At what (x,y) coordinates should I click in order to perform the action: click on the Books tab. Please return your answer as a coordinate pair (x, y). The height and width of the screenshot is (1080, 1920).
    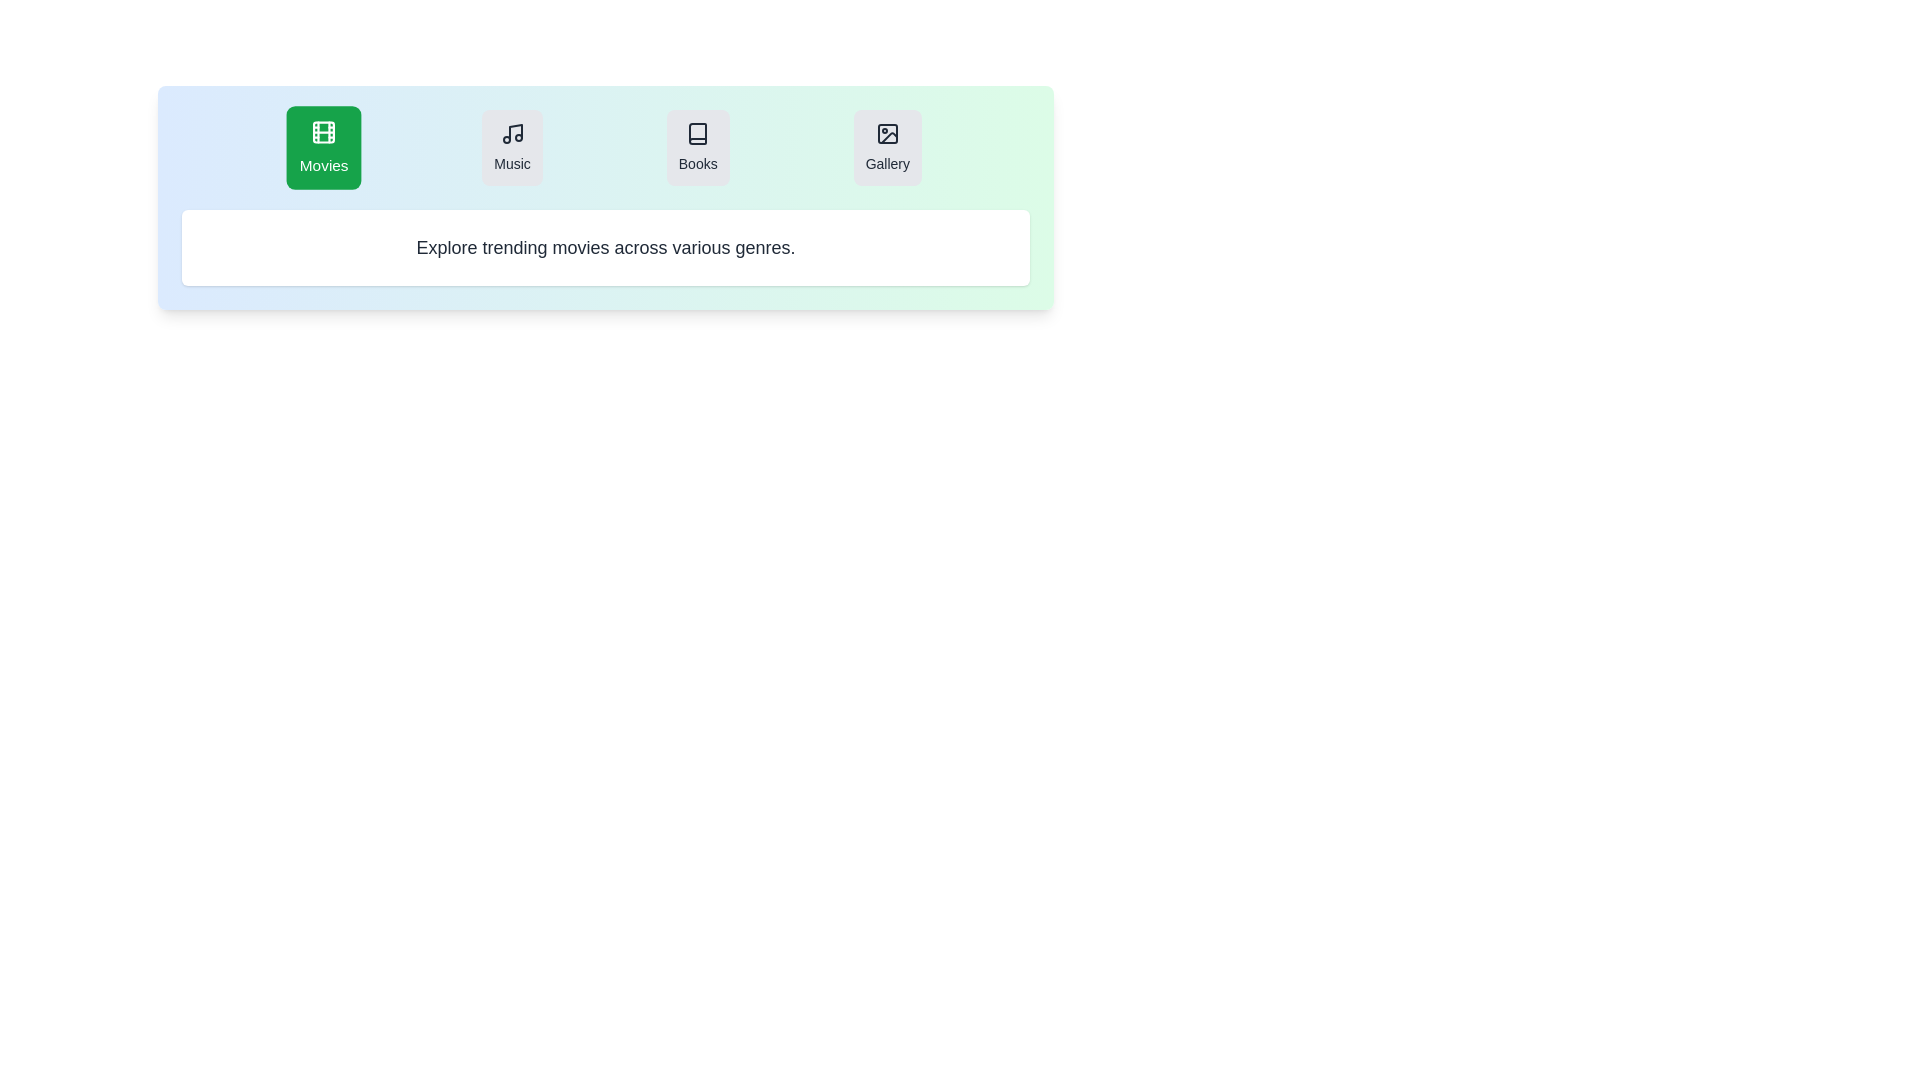
    Looking at the image, I should click on (697, 146).